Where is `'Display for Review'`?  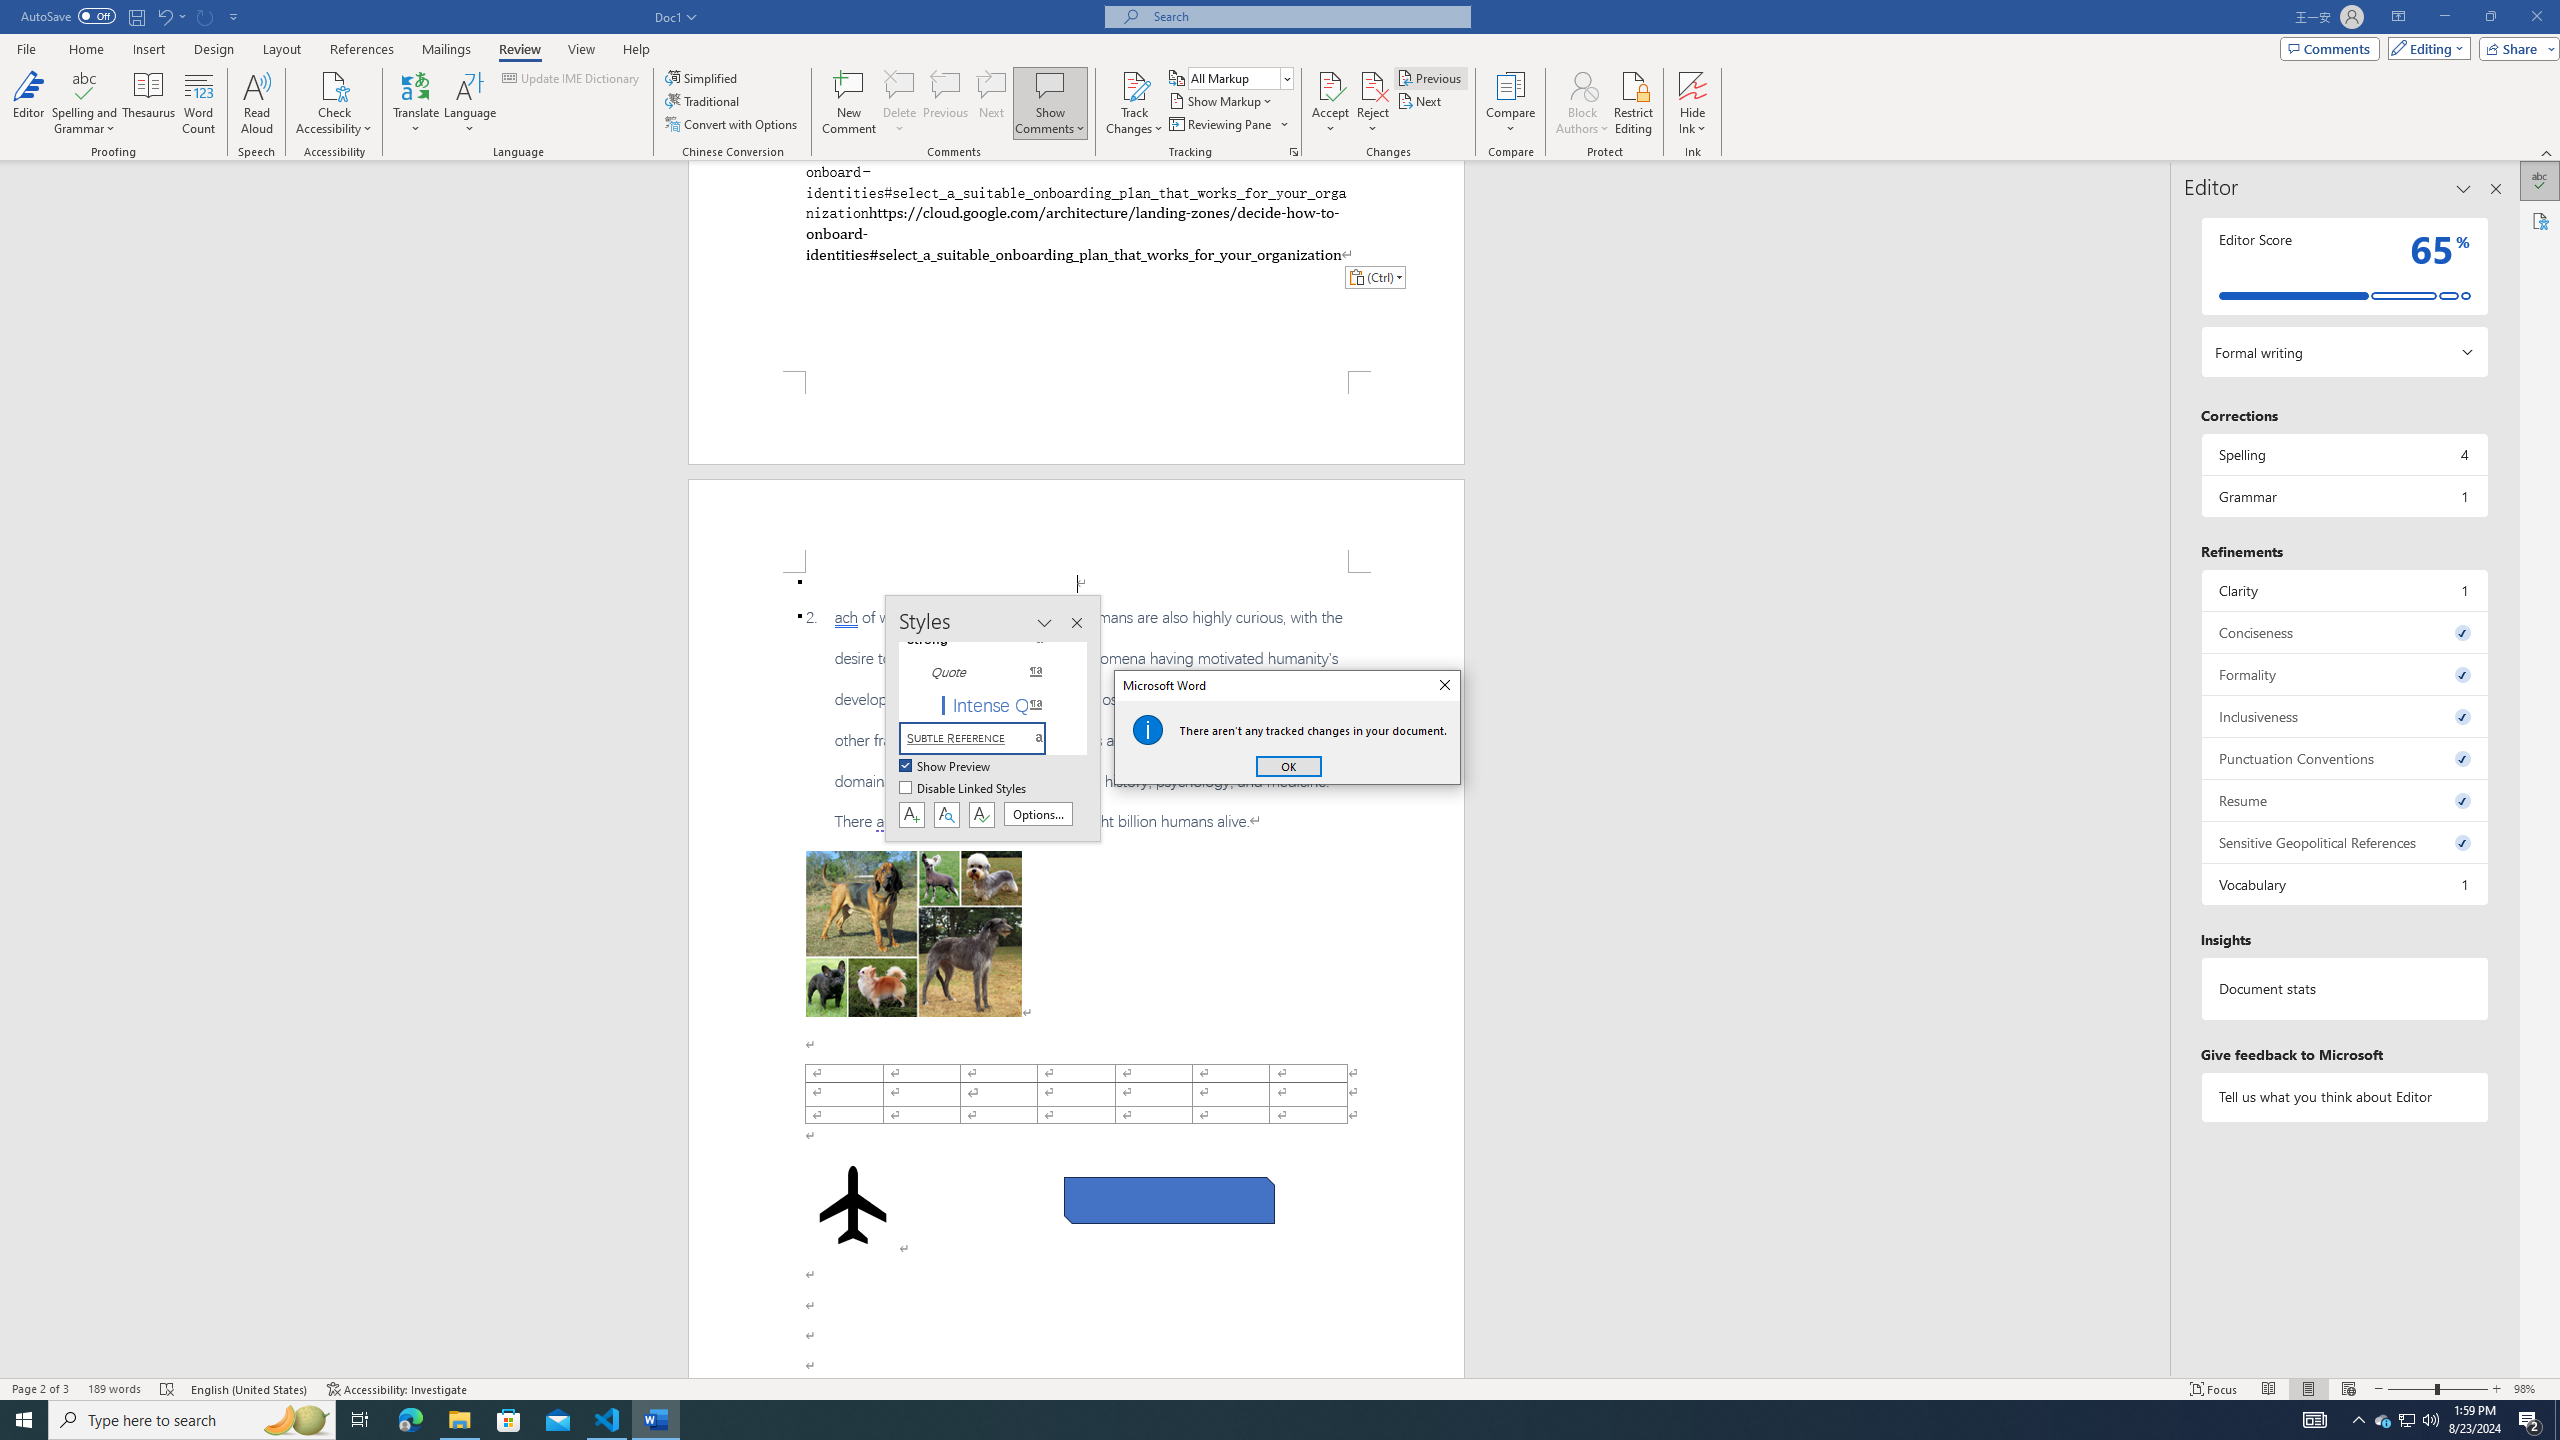 'Display for Review' is located at coordinates (1239, 77).